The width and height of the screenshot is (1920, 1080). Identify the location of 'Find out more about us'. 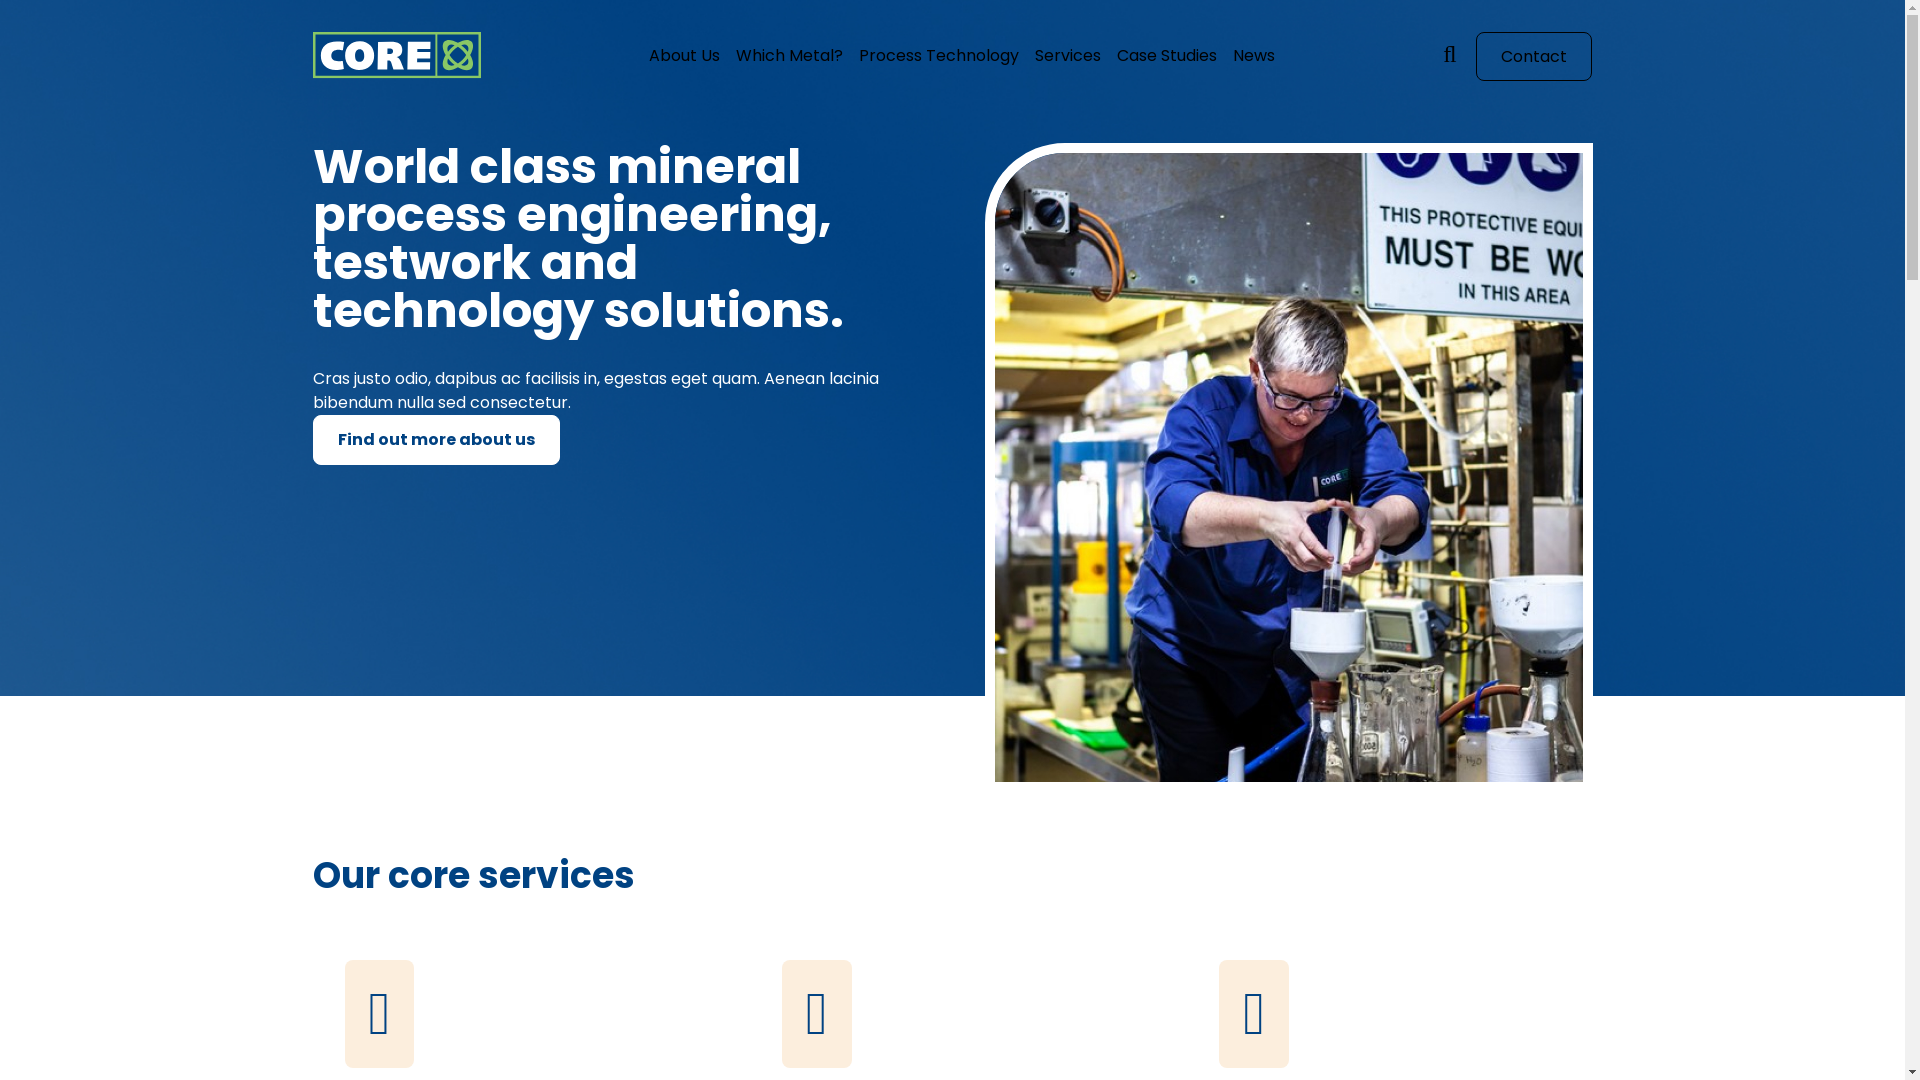
(311, 438).